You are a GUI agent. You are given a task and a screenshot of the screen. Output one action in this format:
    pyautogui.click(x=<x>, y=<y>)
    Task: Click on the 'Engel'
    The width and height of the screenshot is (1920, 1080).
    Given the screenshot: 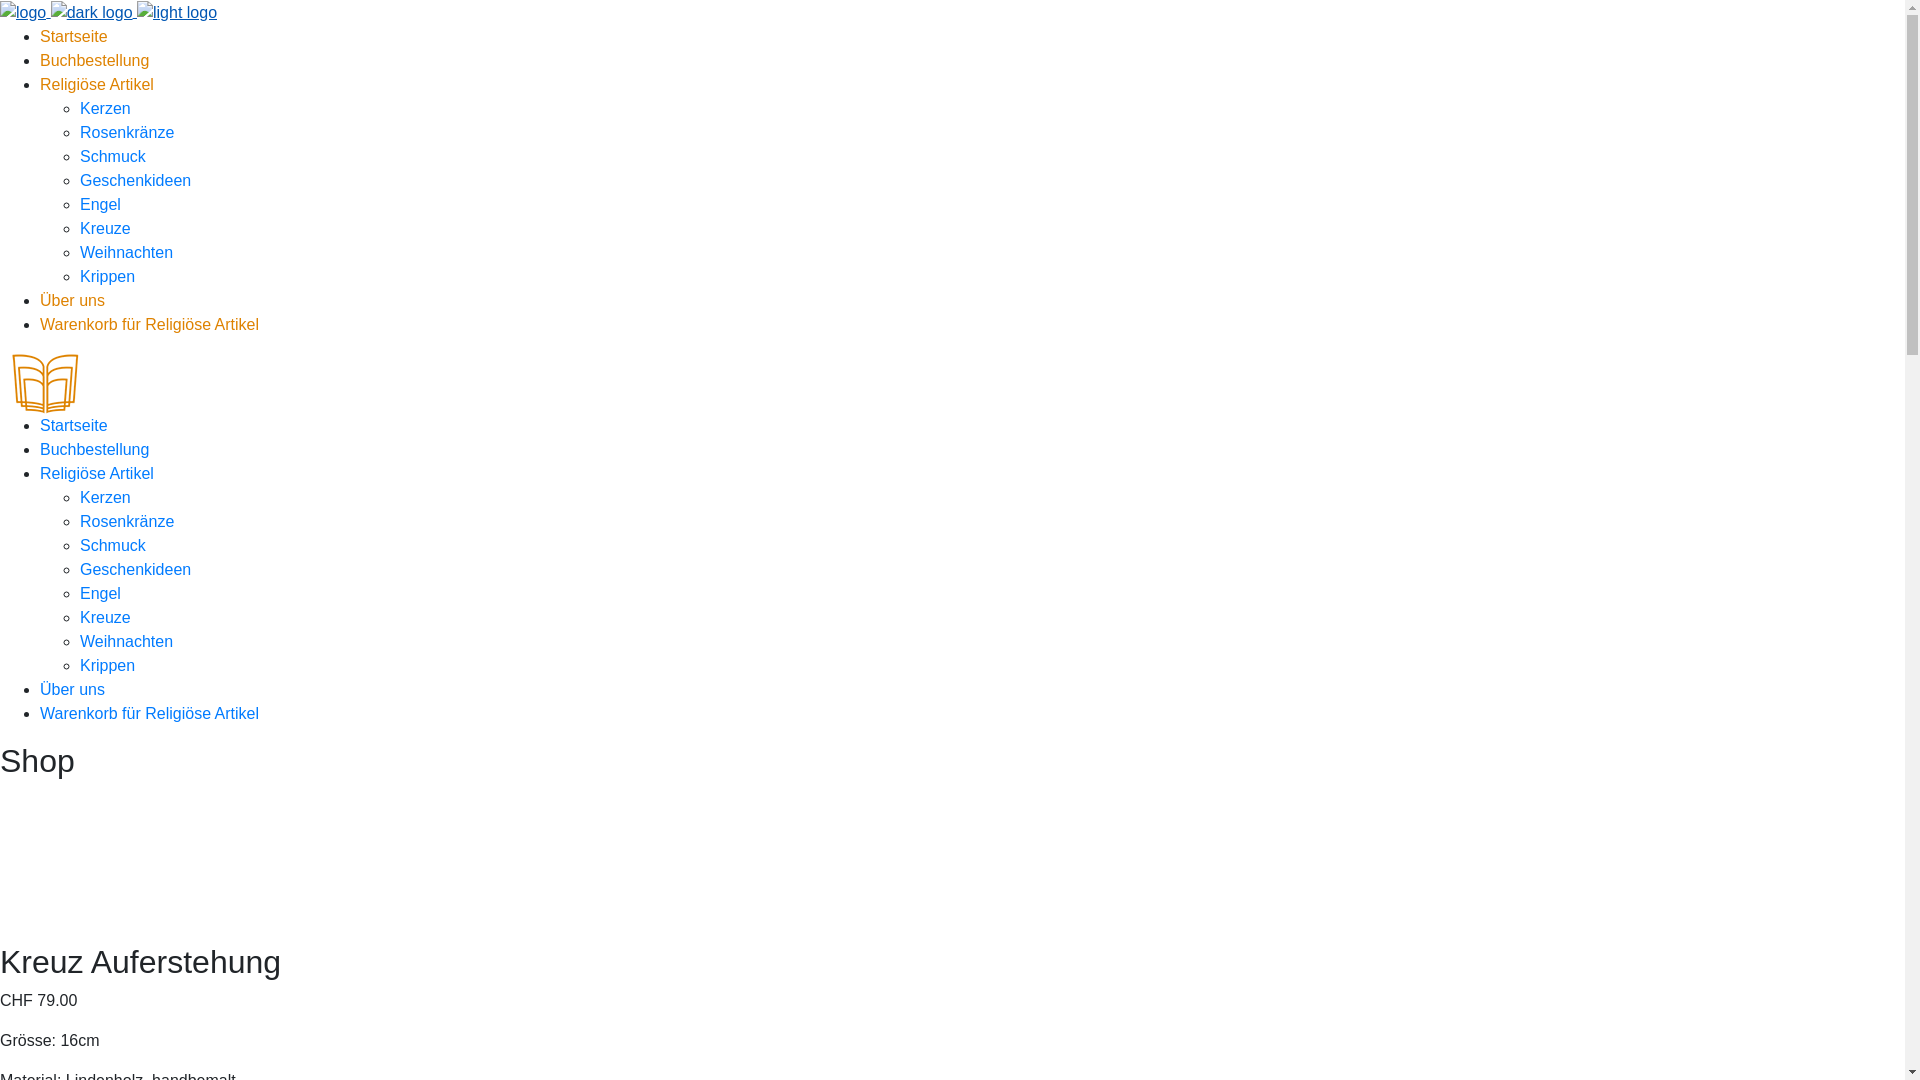 What is the action you would take?
    pyautogui.click(x=99, y=204)
    